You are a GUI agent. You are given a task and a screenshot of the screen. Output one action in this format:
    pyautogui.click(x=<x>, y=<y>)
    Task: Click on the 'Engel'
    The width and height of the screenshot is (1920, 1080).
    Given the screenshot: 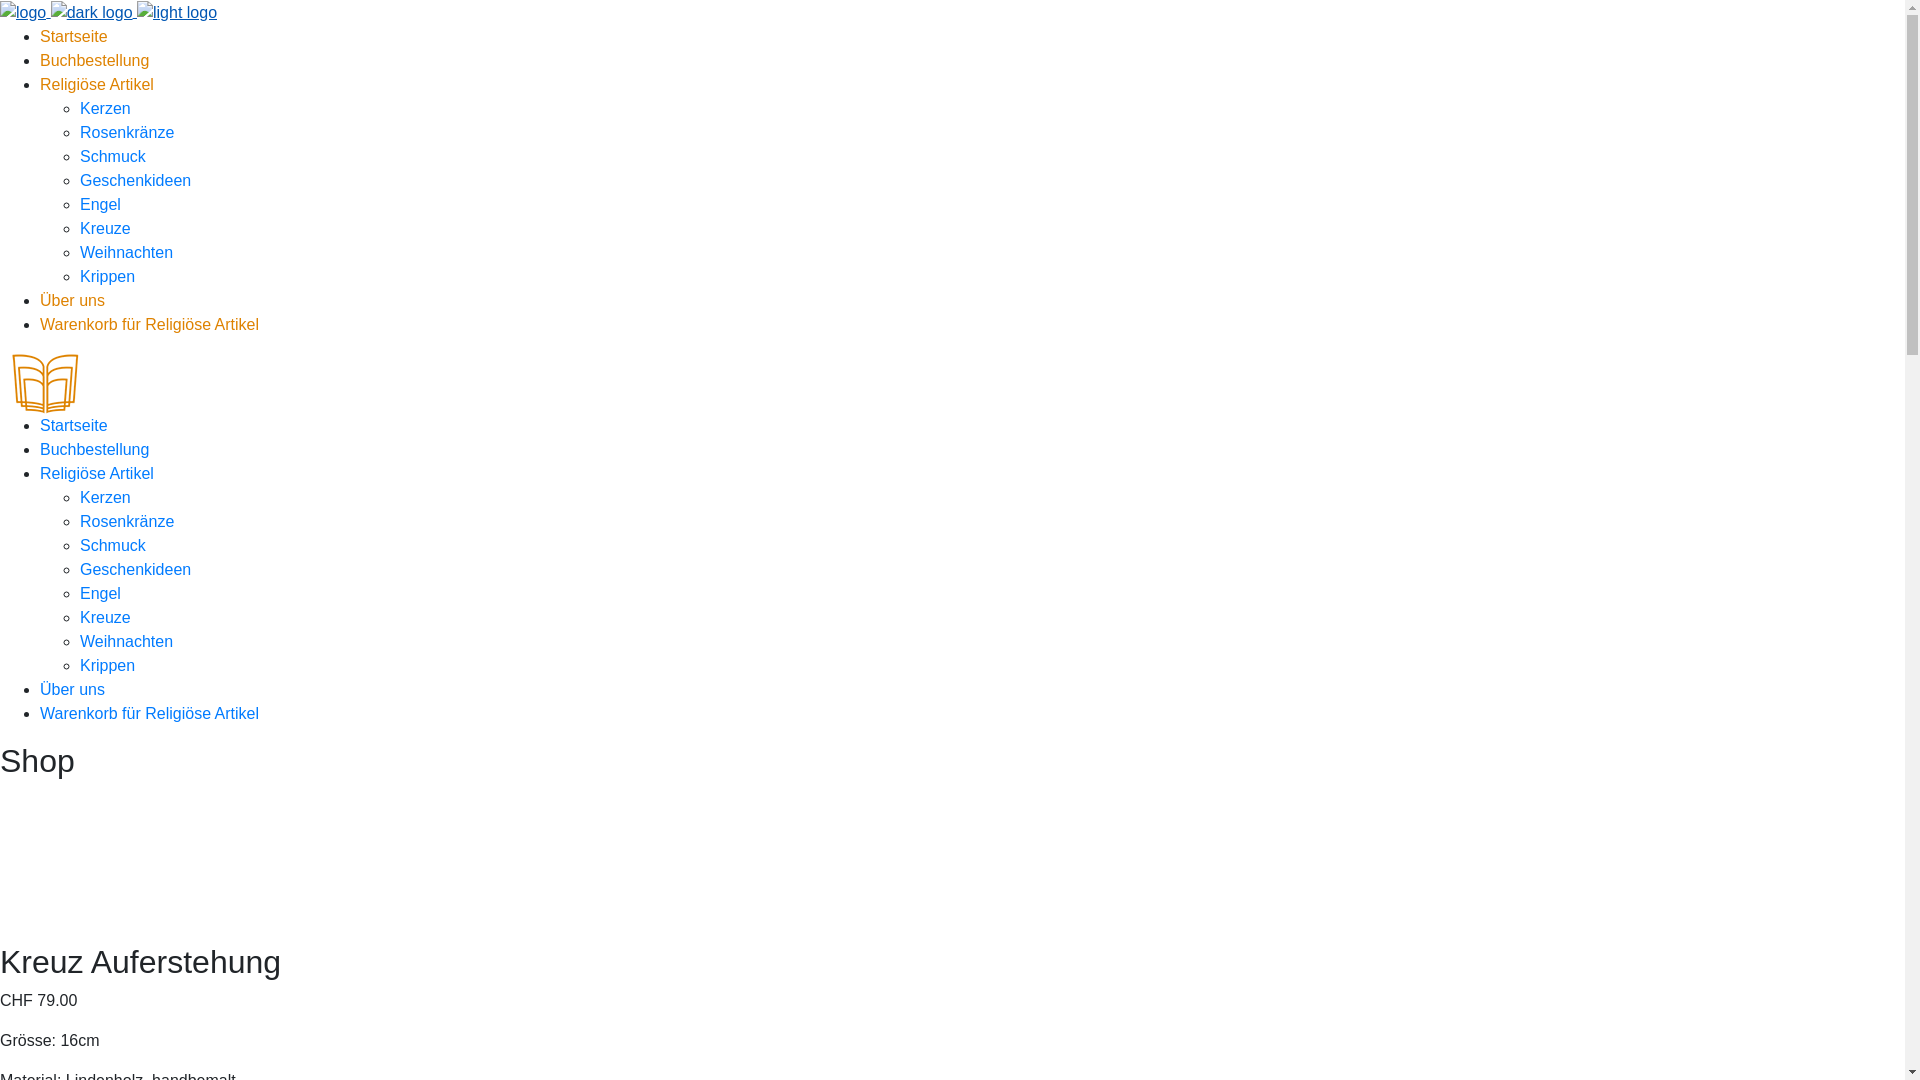 What is the action you would take?
    pyautogui.click(x=99, y=204)
    